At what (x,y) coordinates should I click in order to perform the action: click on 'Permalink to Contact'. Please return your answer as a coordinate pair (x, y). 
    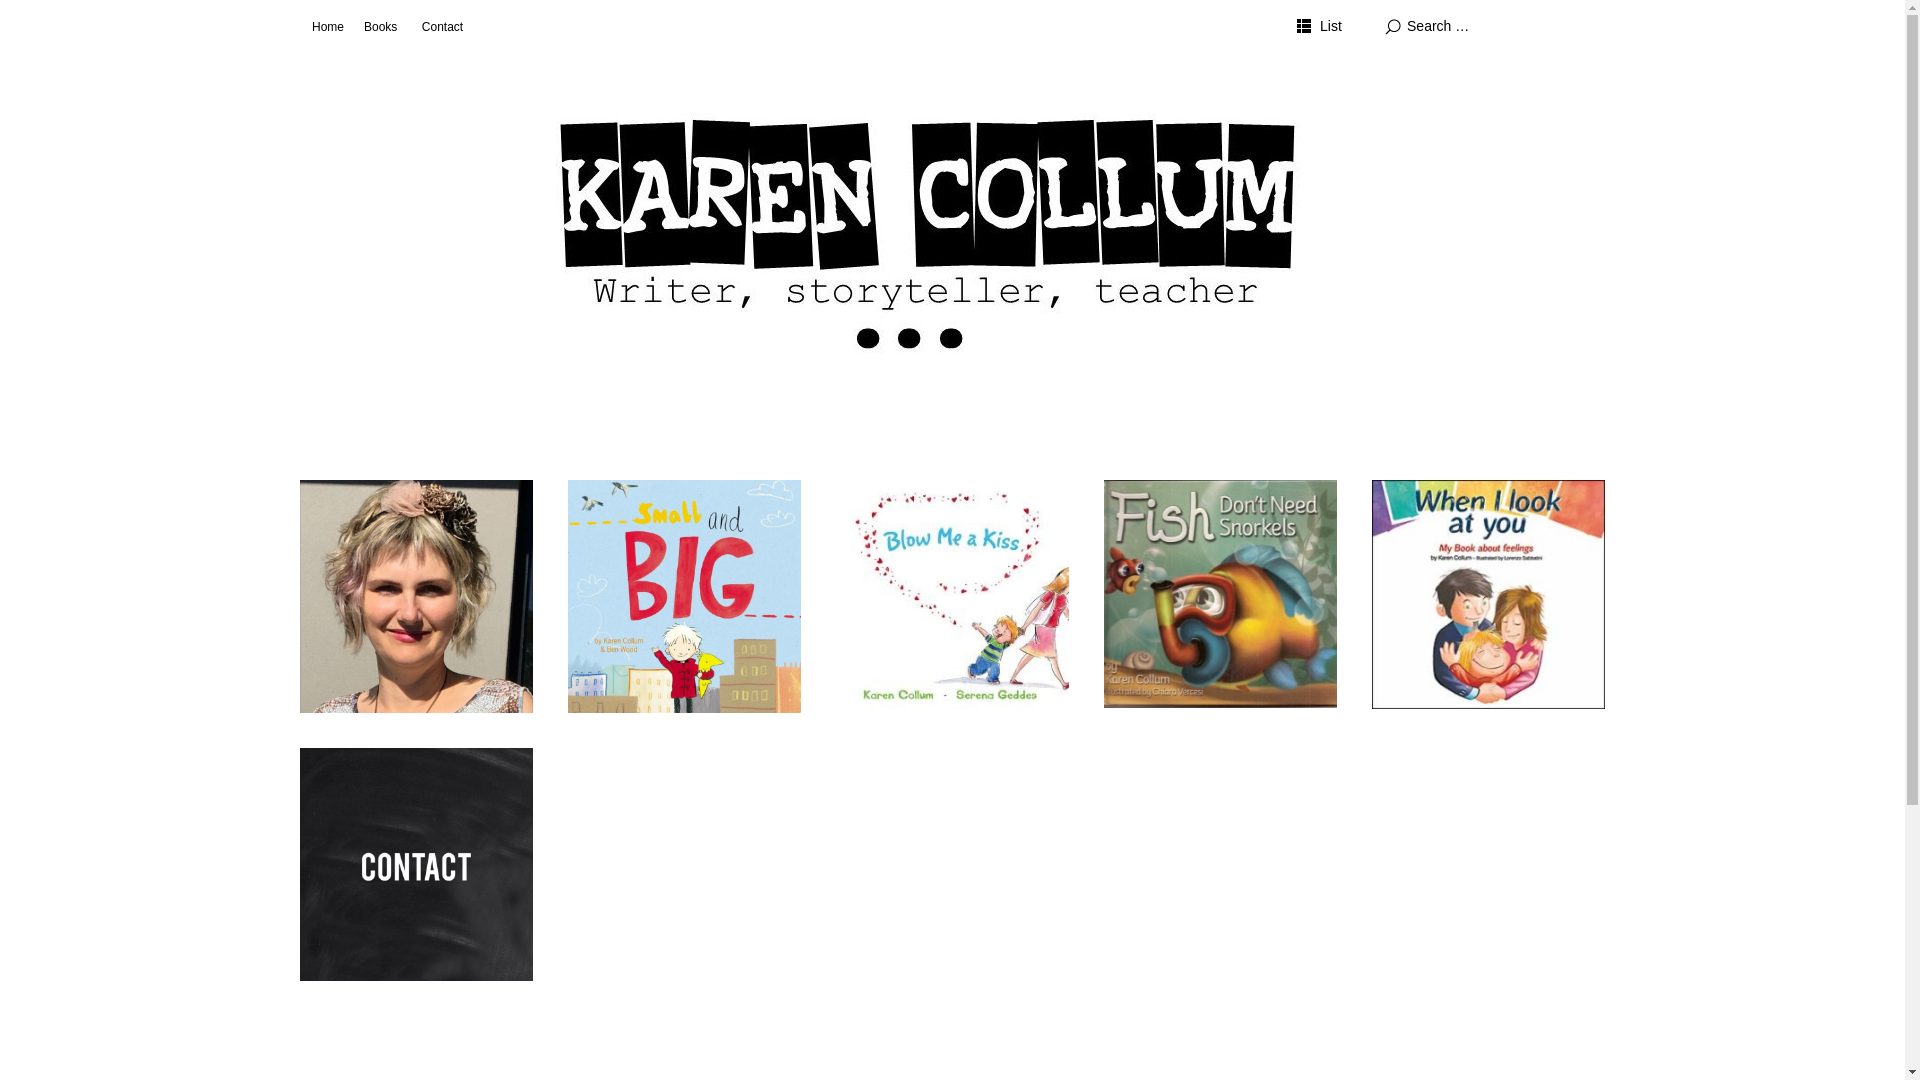
    Looking at the image, I should click on (415, 863).